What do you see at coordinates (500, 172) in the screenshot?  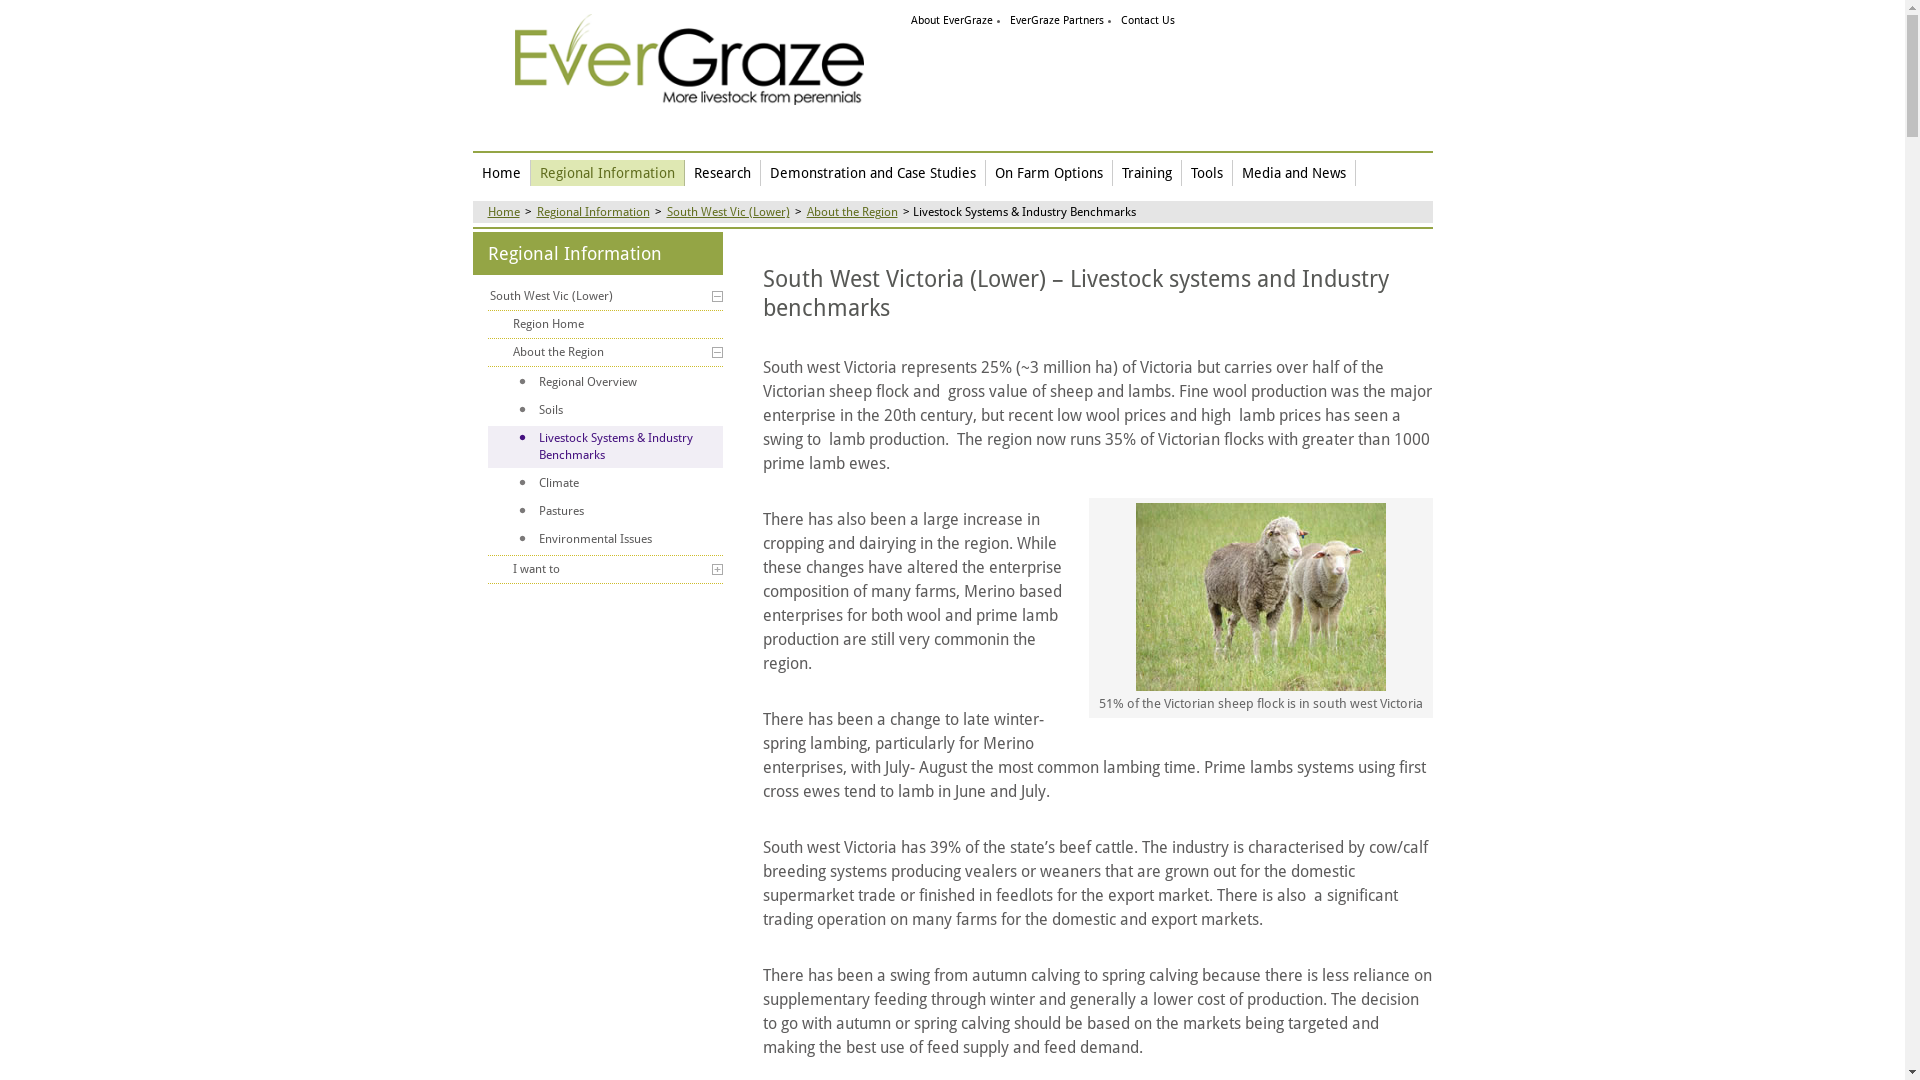 I see `'Home'` at bounding box center [500, 172].